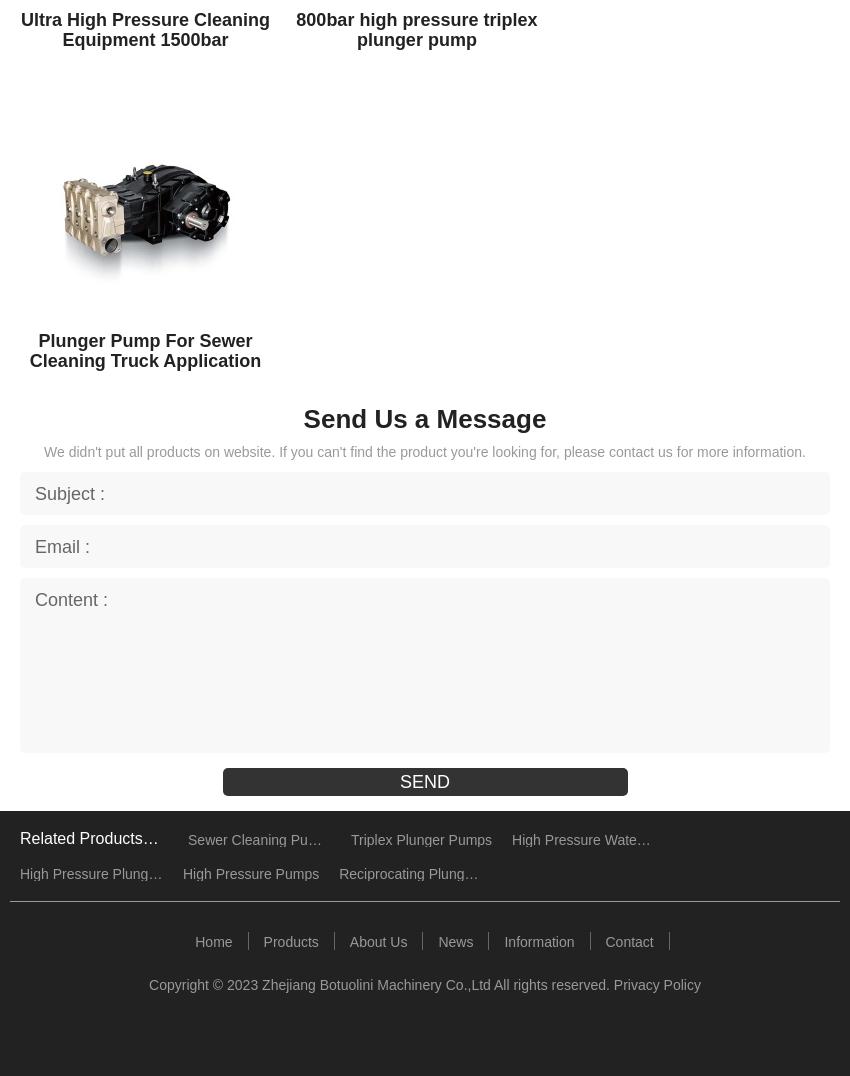 The height and width of the screenshot is (1076, 850). What do you see at coordinates (289, 939) in the screenshot?
I see `'Products'` at bounding box center [289, 939].